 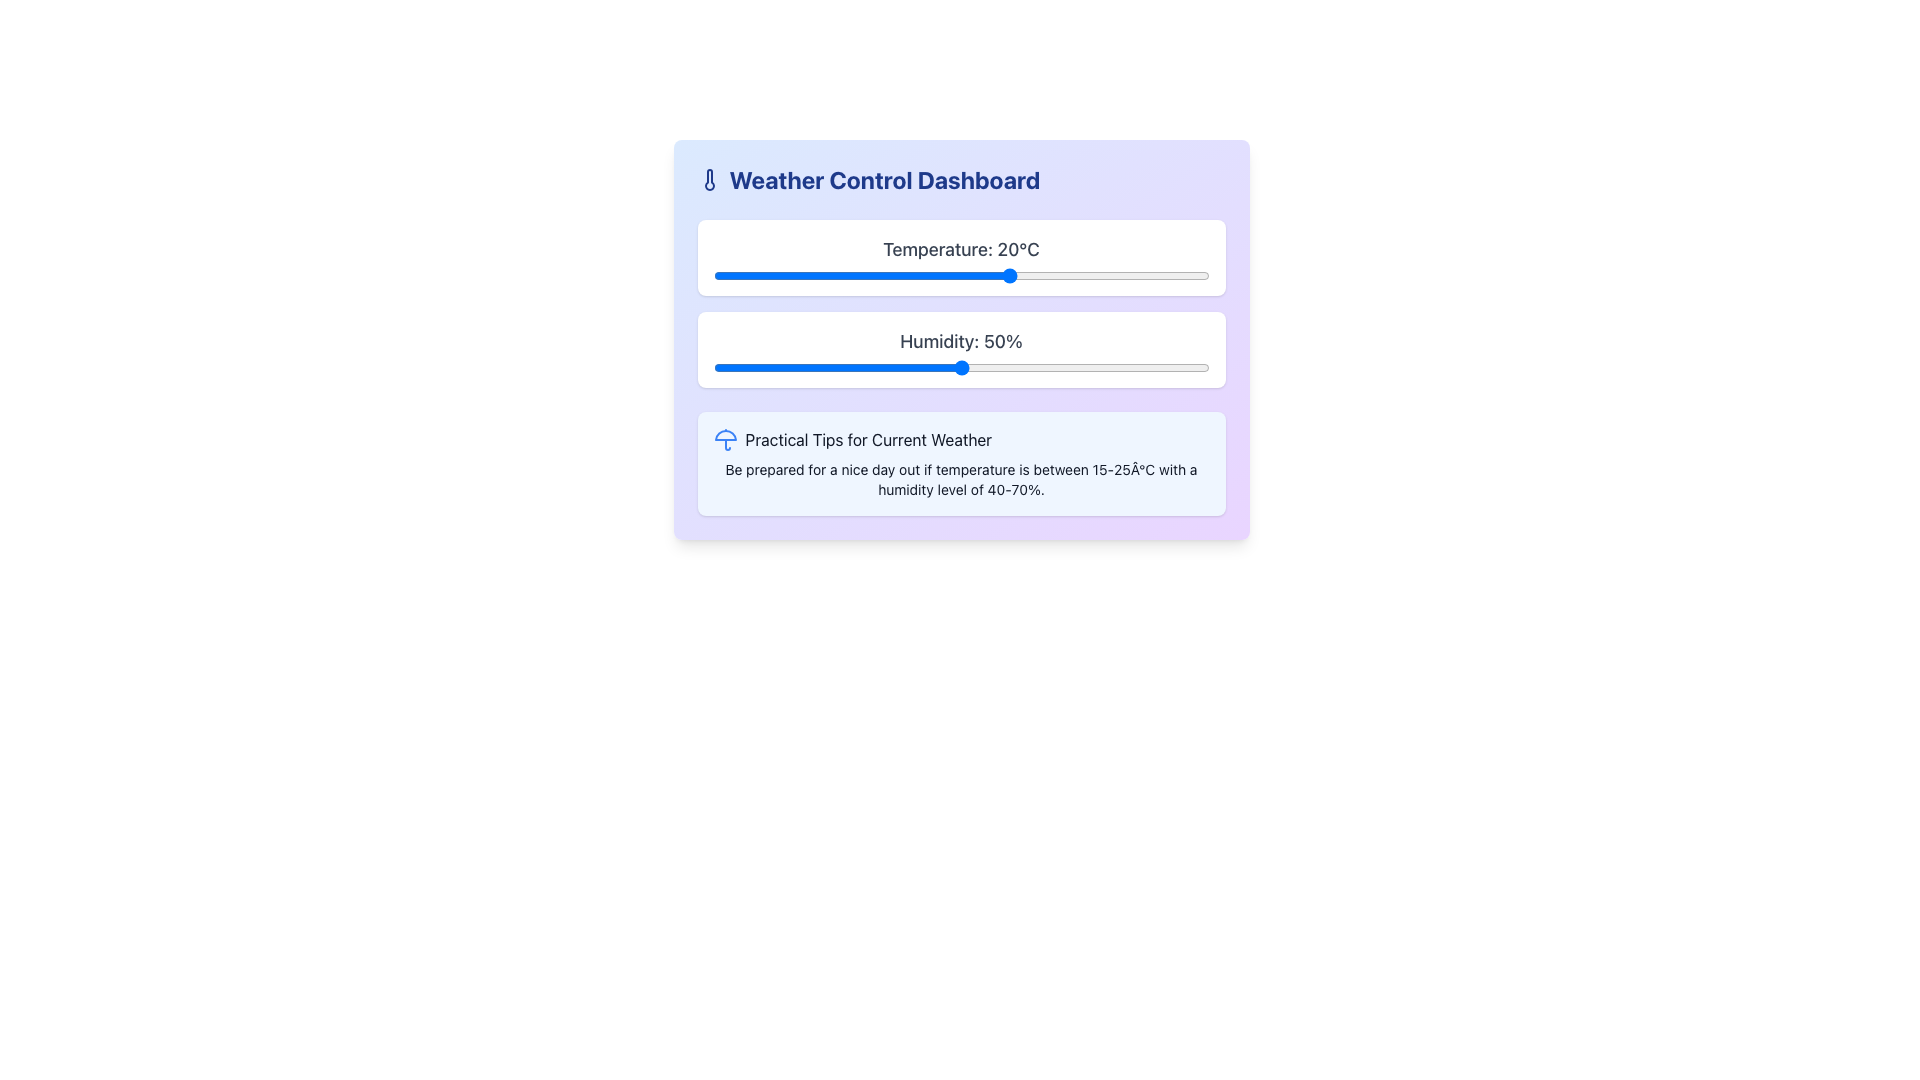 I want to click on the temperature, so click(x=842, y=276).